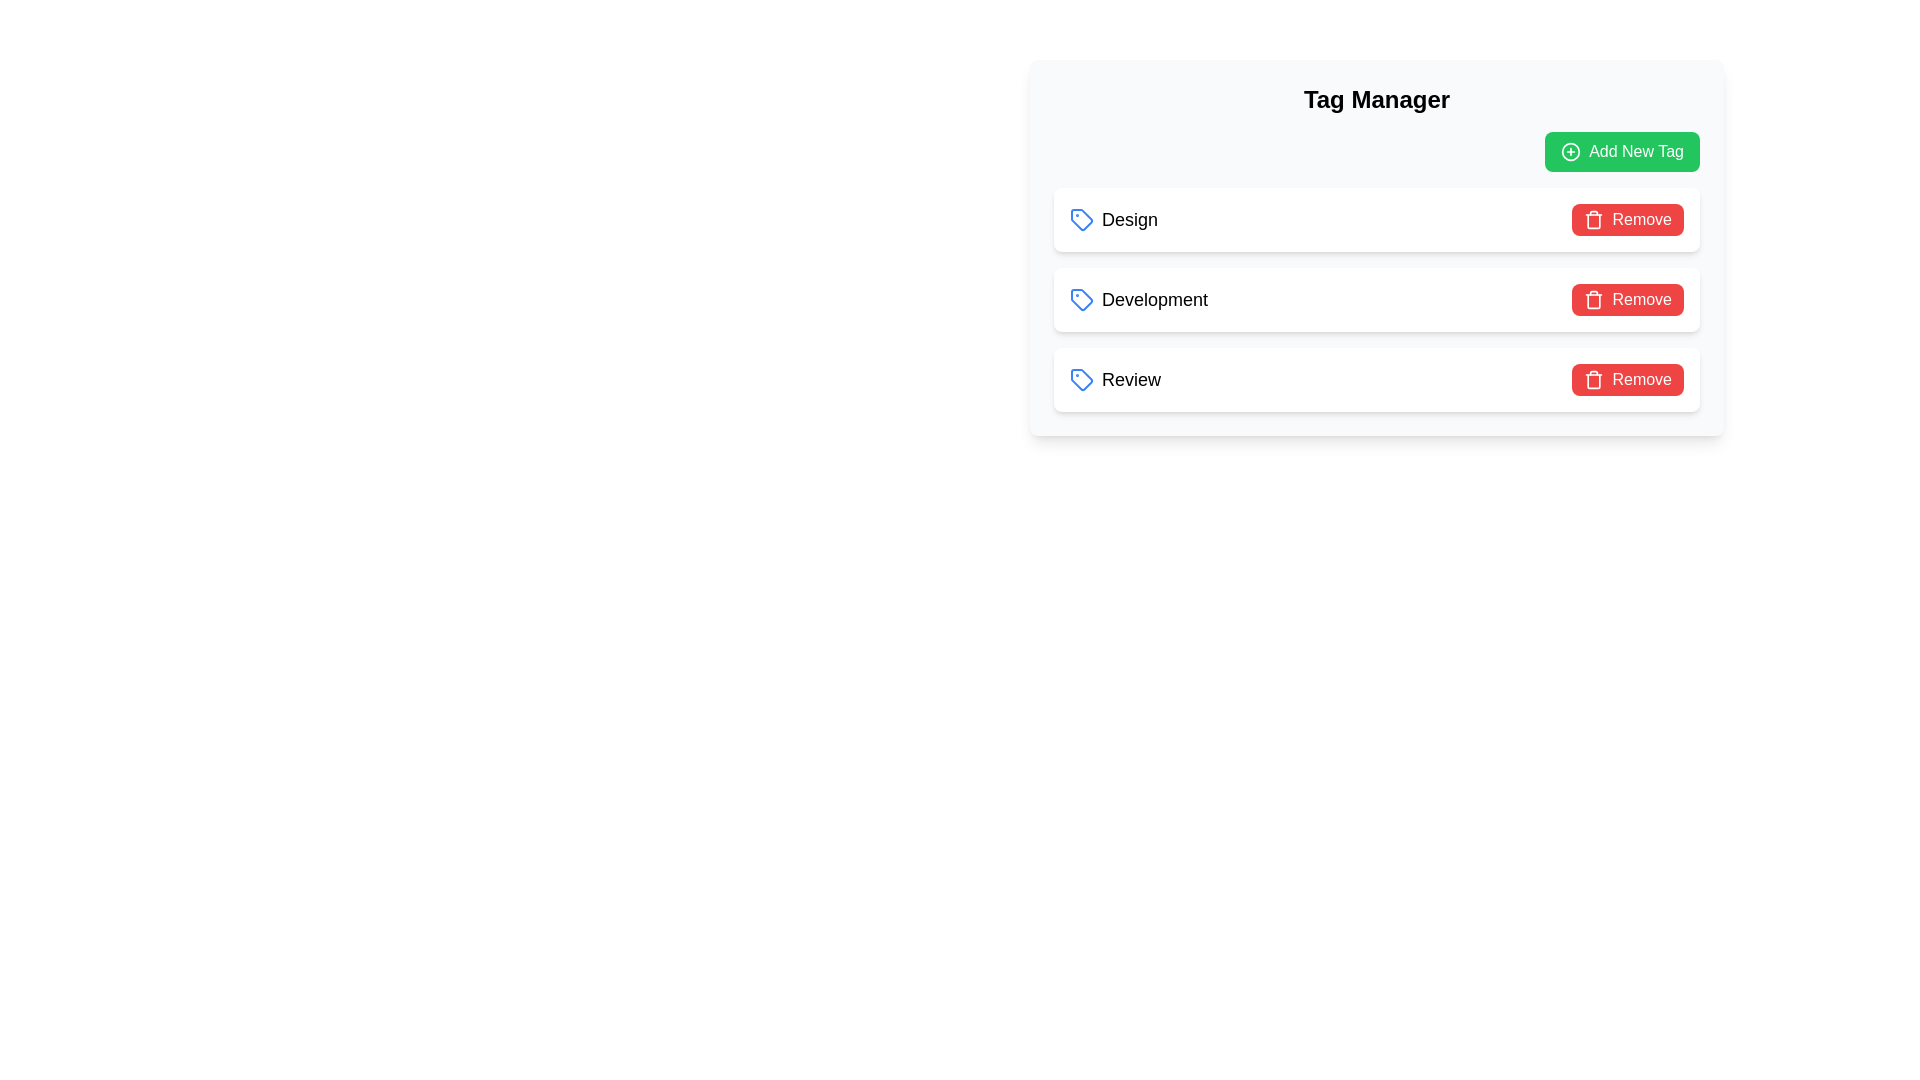 The height and width of the screenshot is (1080, 1920). I want to click on text 'Review' which is displayed in bold next to a blue tag icon, located in the bottom row of the 'Tag Manager' card, so click(1114, 380).